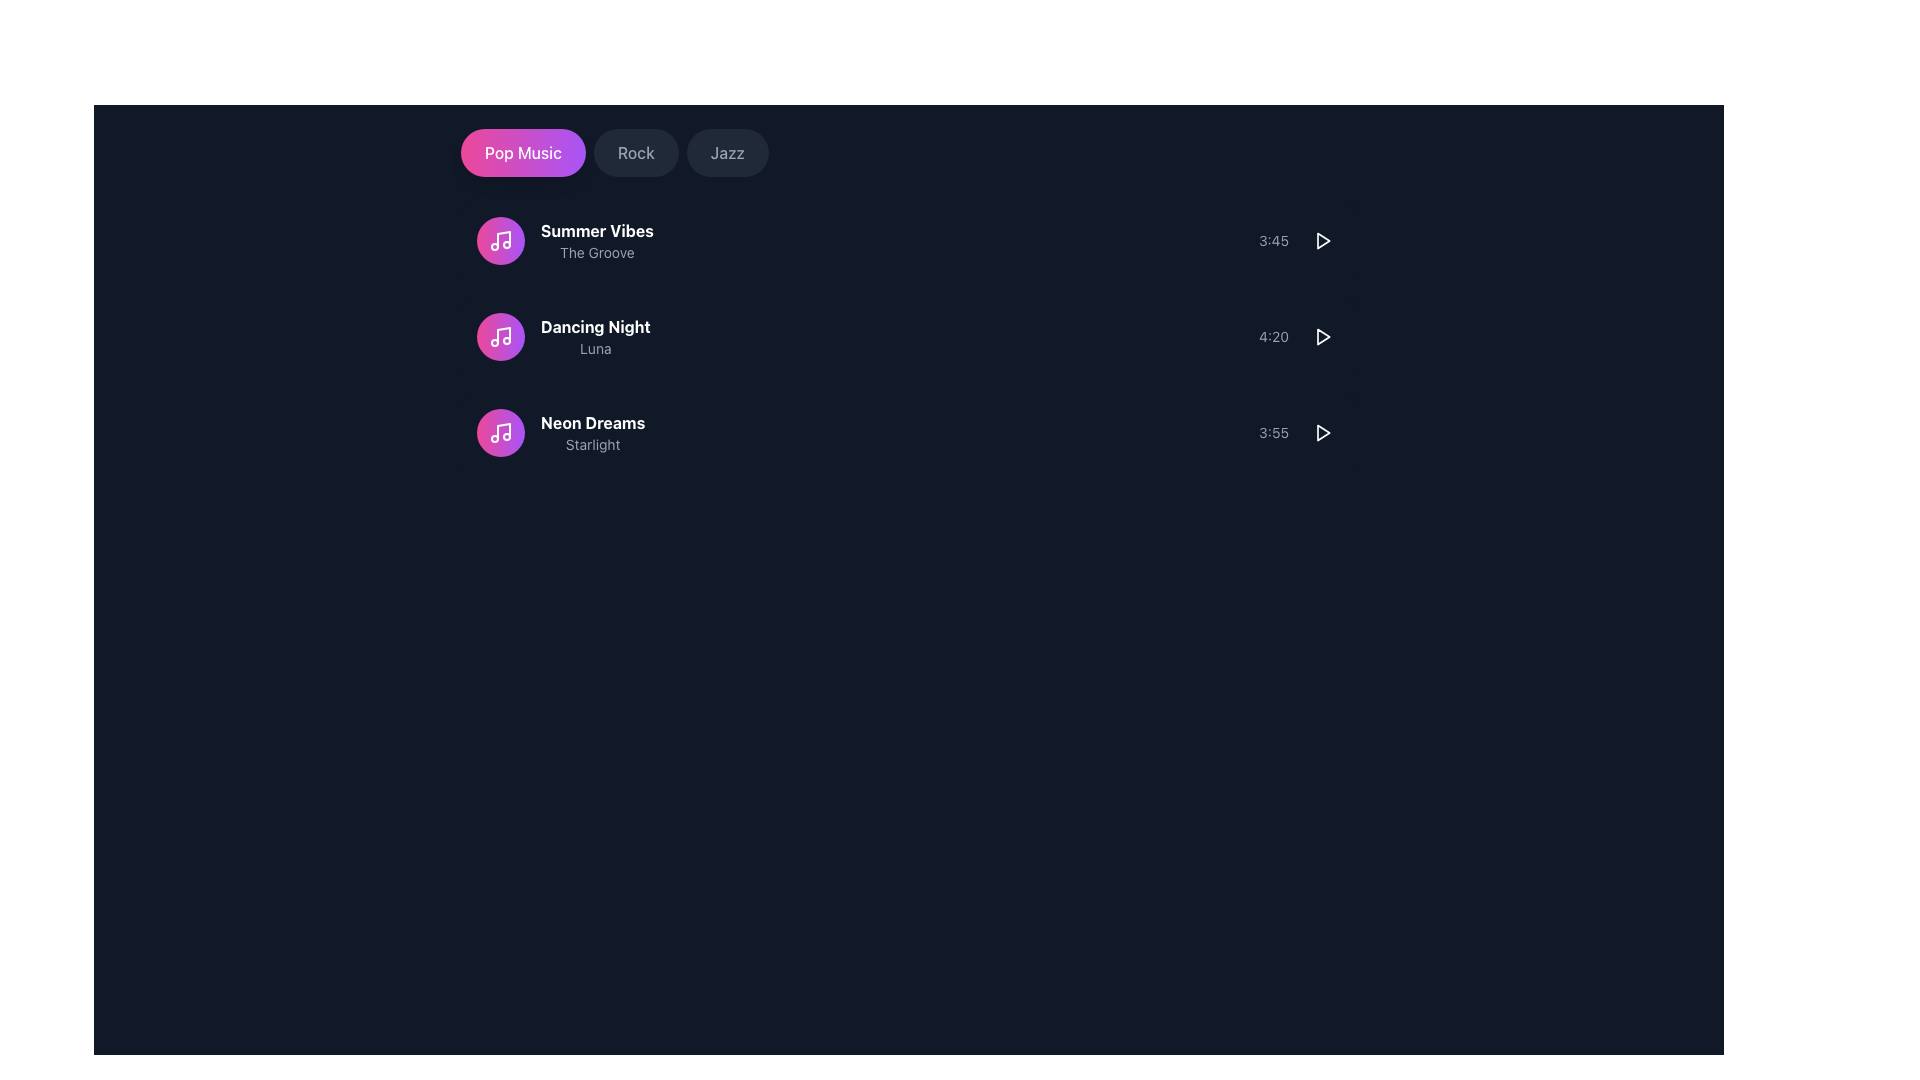 The image size is (1920, 1080). What do you see at coordinates (504, 238) in the screenshot?
I see `the SVG musical note icon representing the track 'Summer Vibes' for visual feedback` at bounding box center [504, 238].